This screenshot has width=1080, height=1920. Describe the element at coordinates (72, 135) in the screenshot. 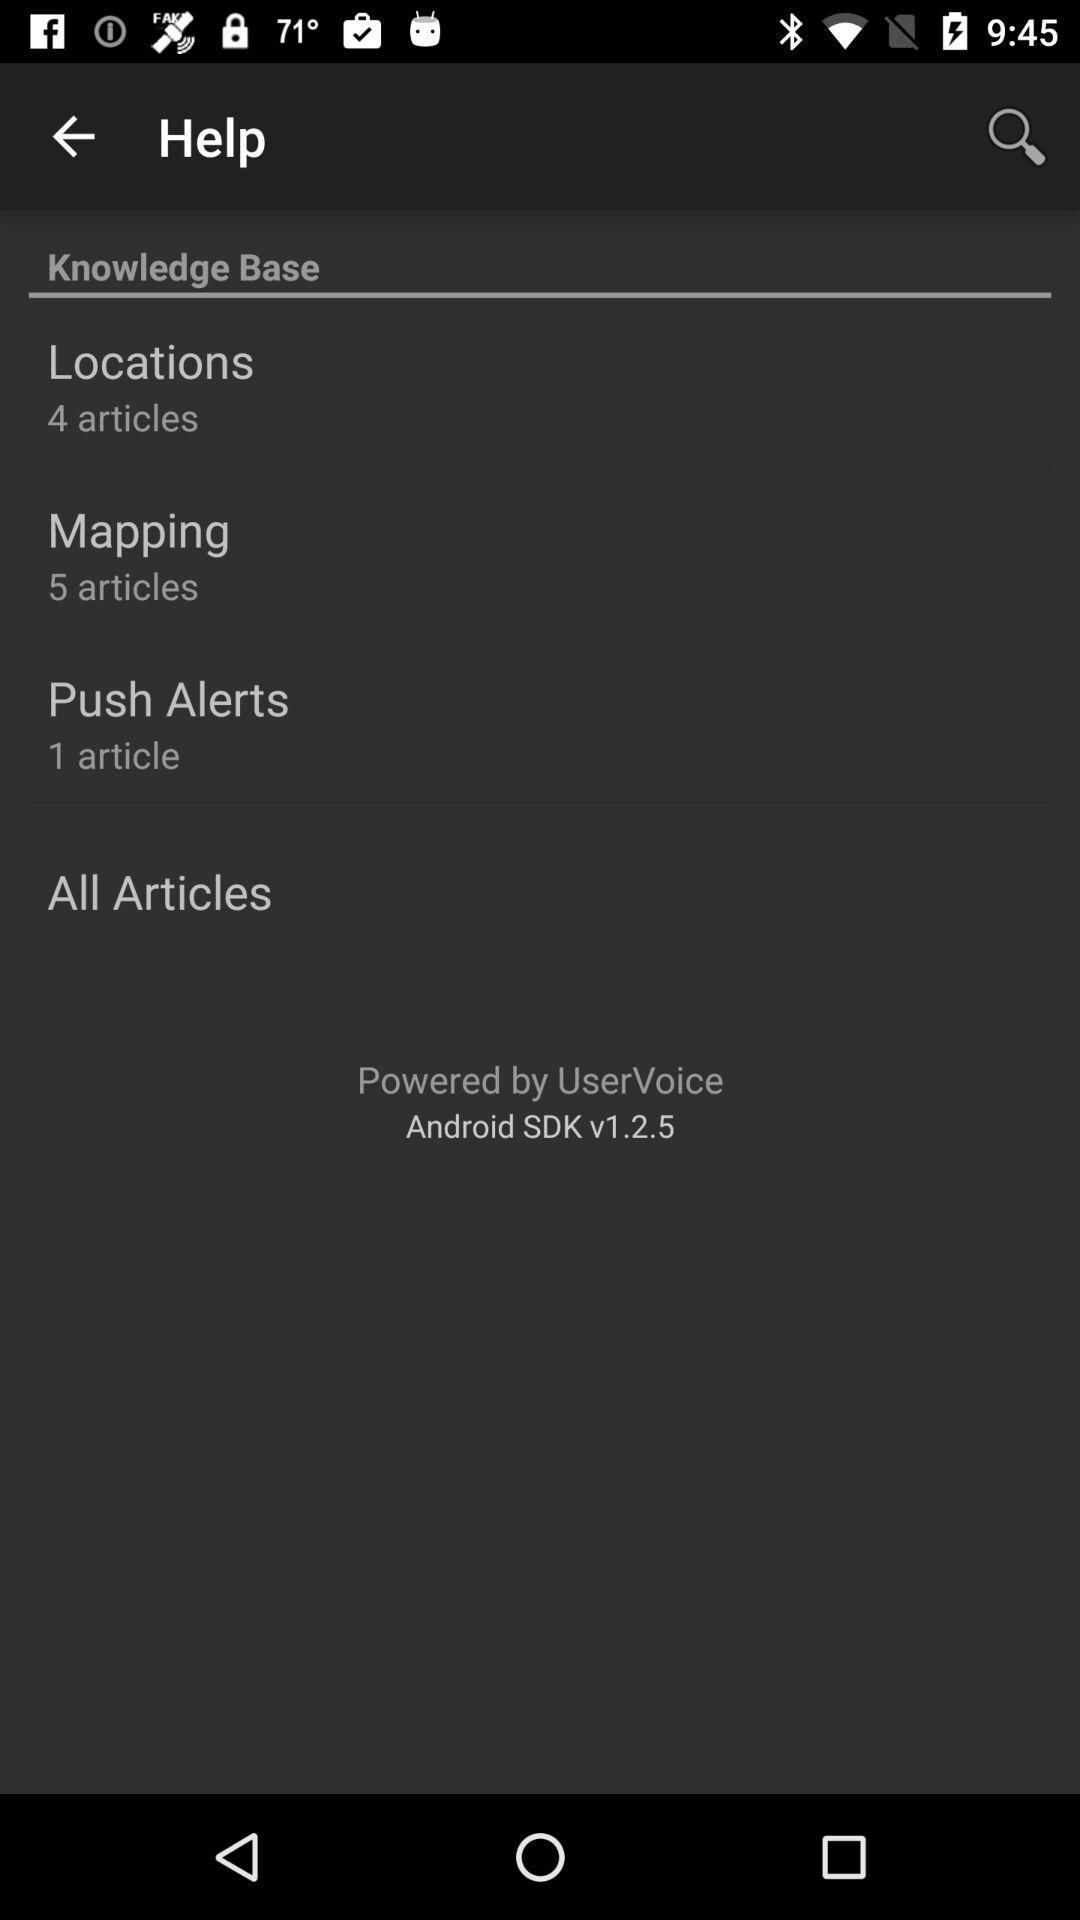

I see `the icon above knowledge base item` at that location.